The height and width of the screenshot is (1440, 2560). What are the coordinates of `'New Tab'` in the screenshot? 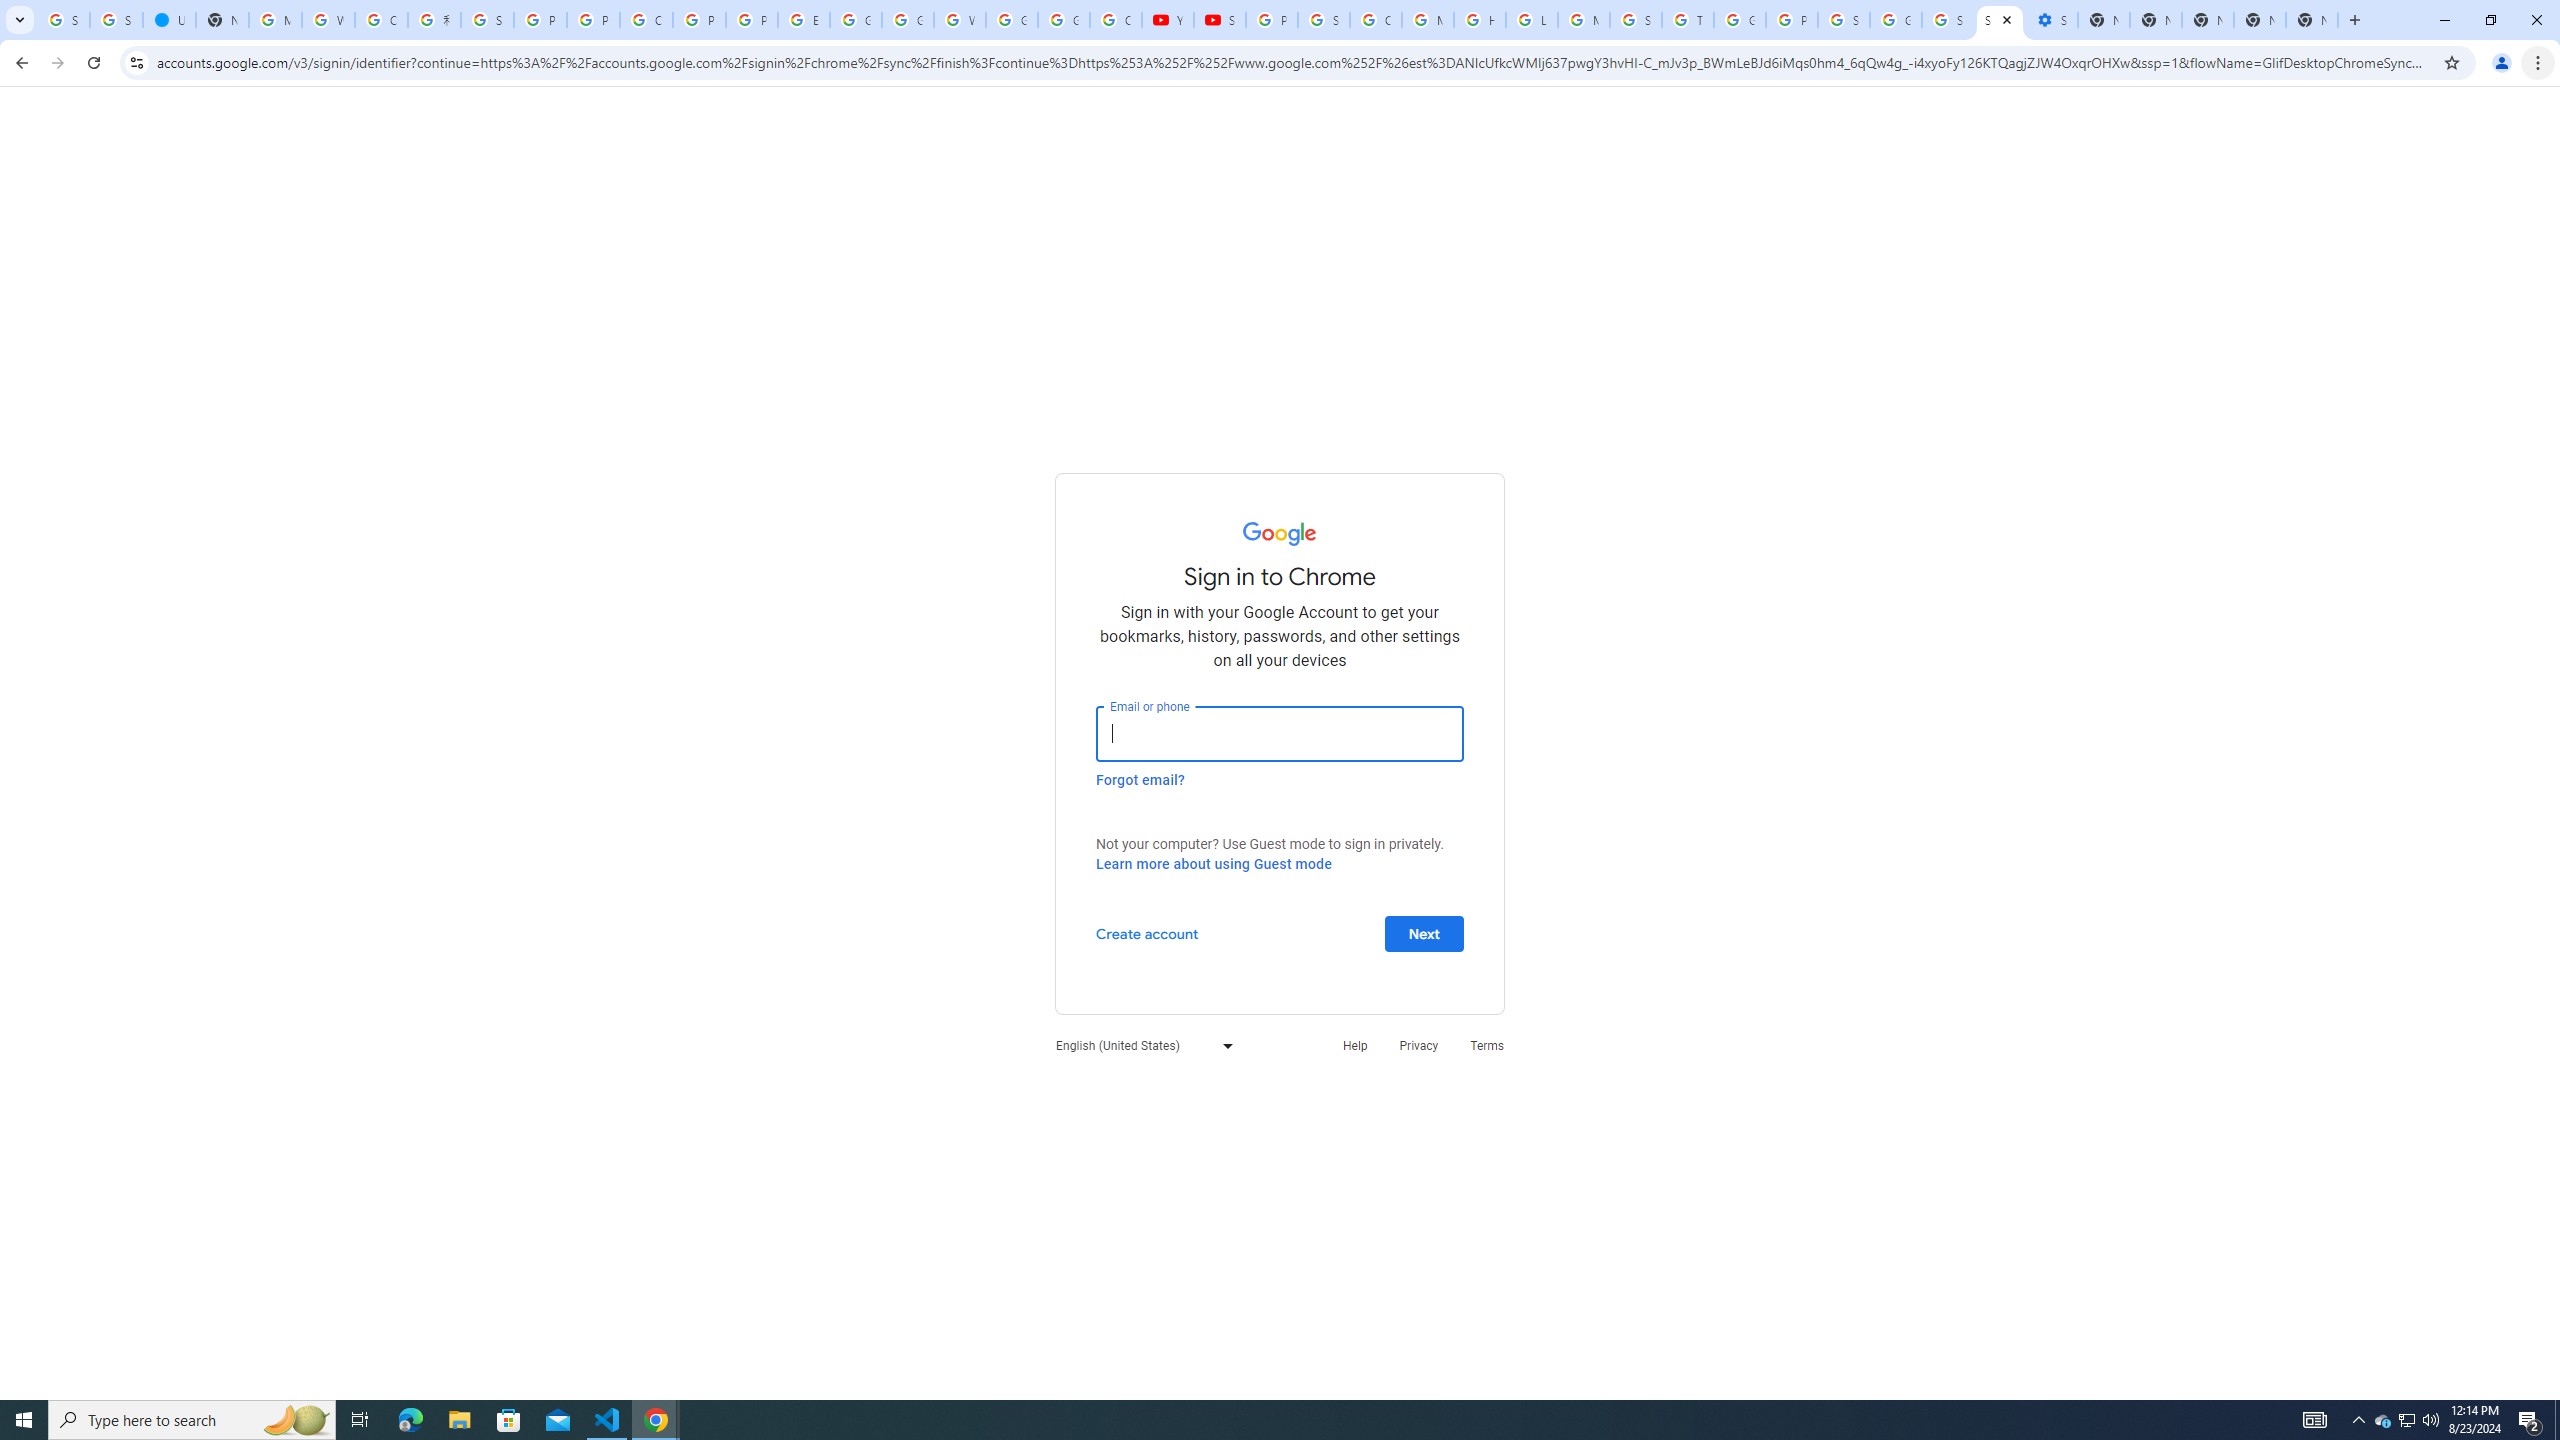 It's located at (2311, 19).